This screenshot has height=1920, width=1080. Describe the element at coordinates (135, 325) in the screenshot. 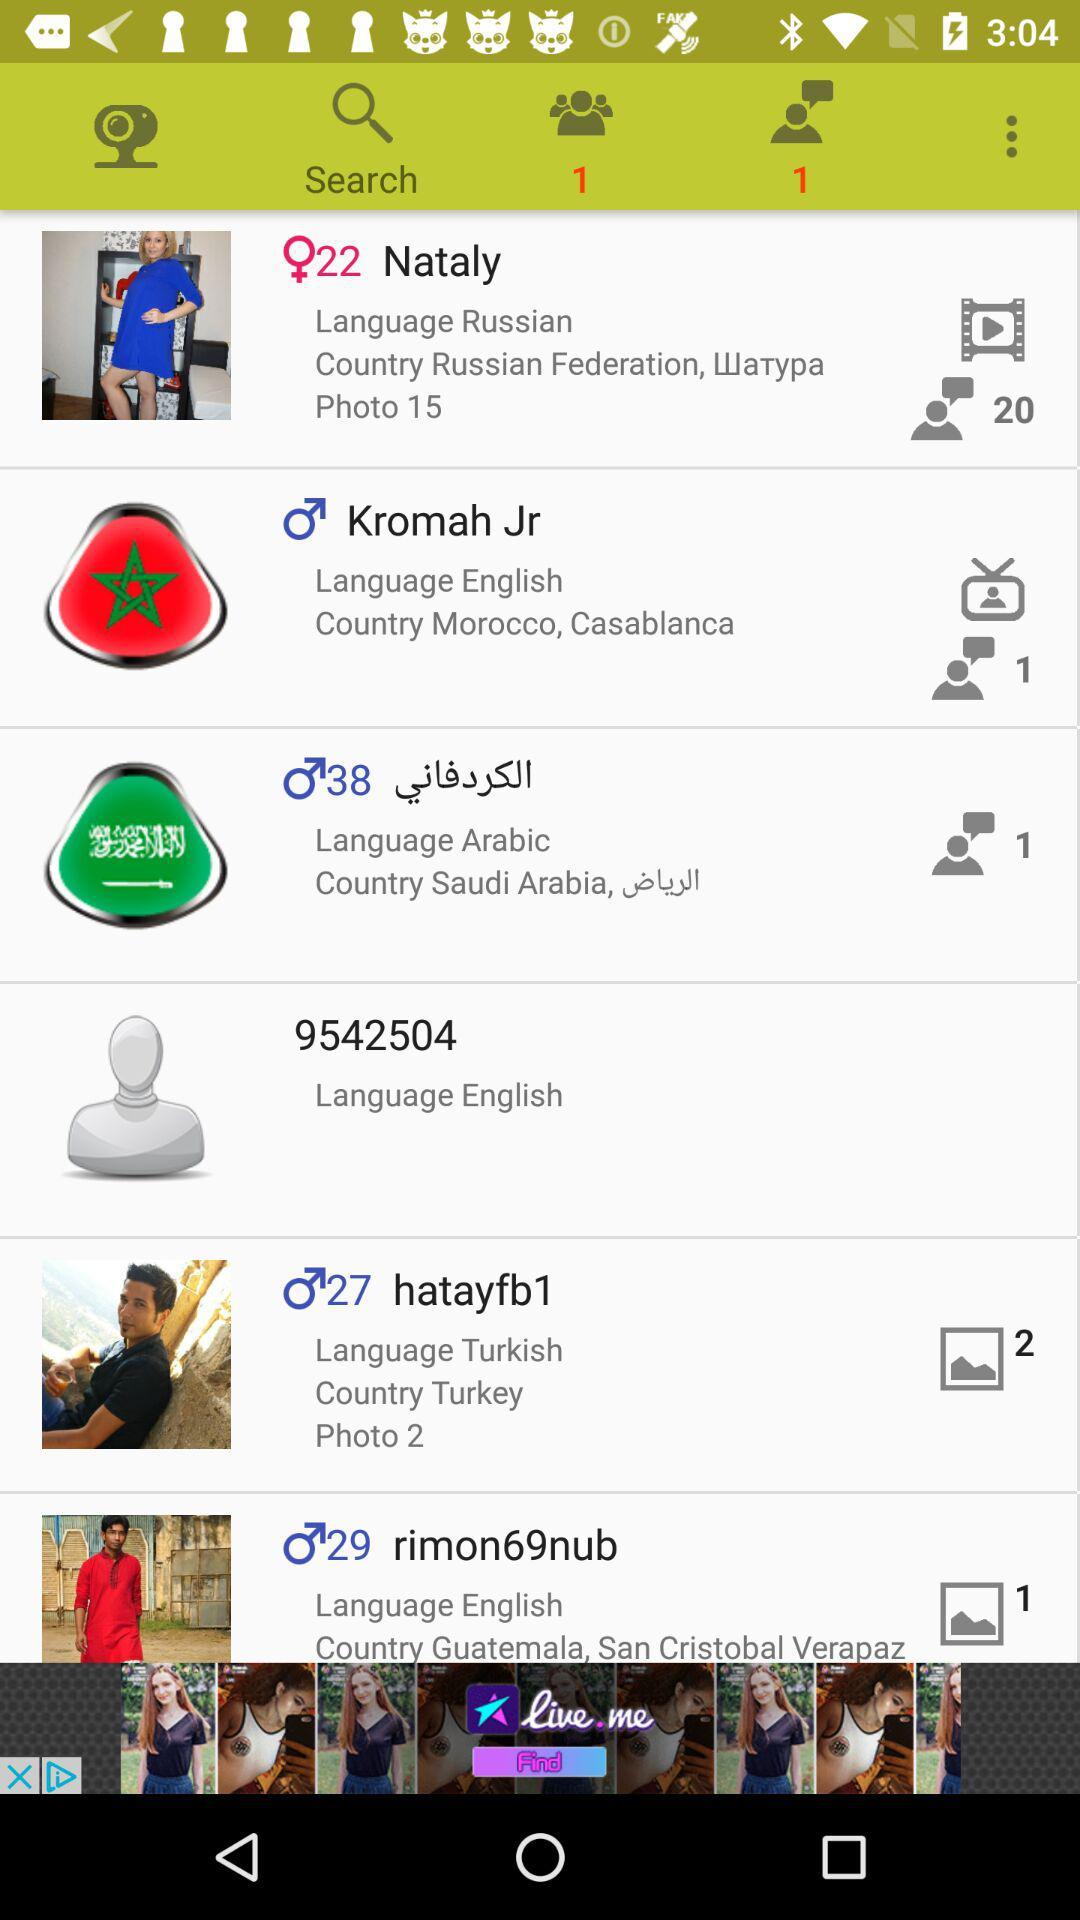

I see `show profile` at that location.